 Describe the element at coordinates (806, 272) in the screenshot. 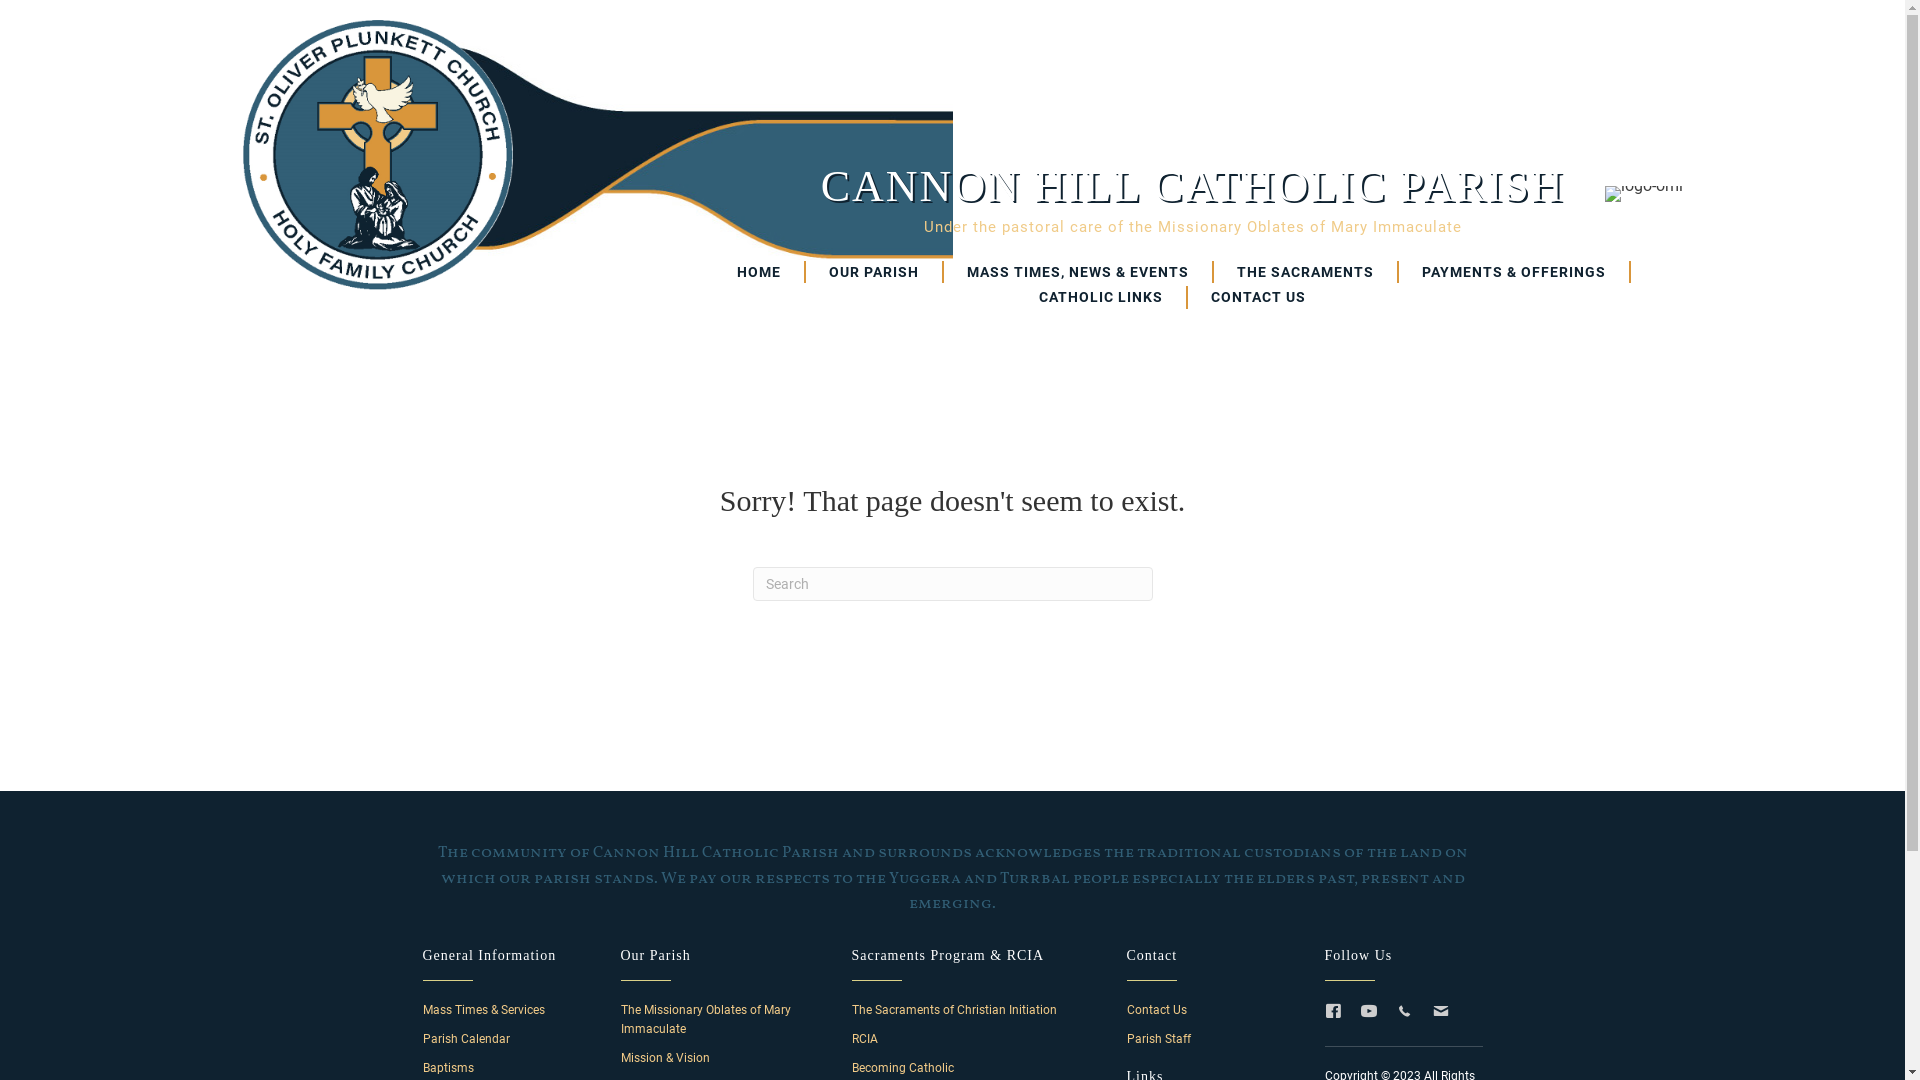

I see `'OUR PARISH'` at that location.